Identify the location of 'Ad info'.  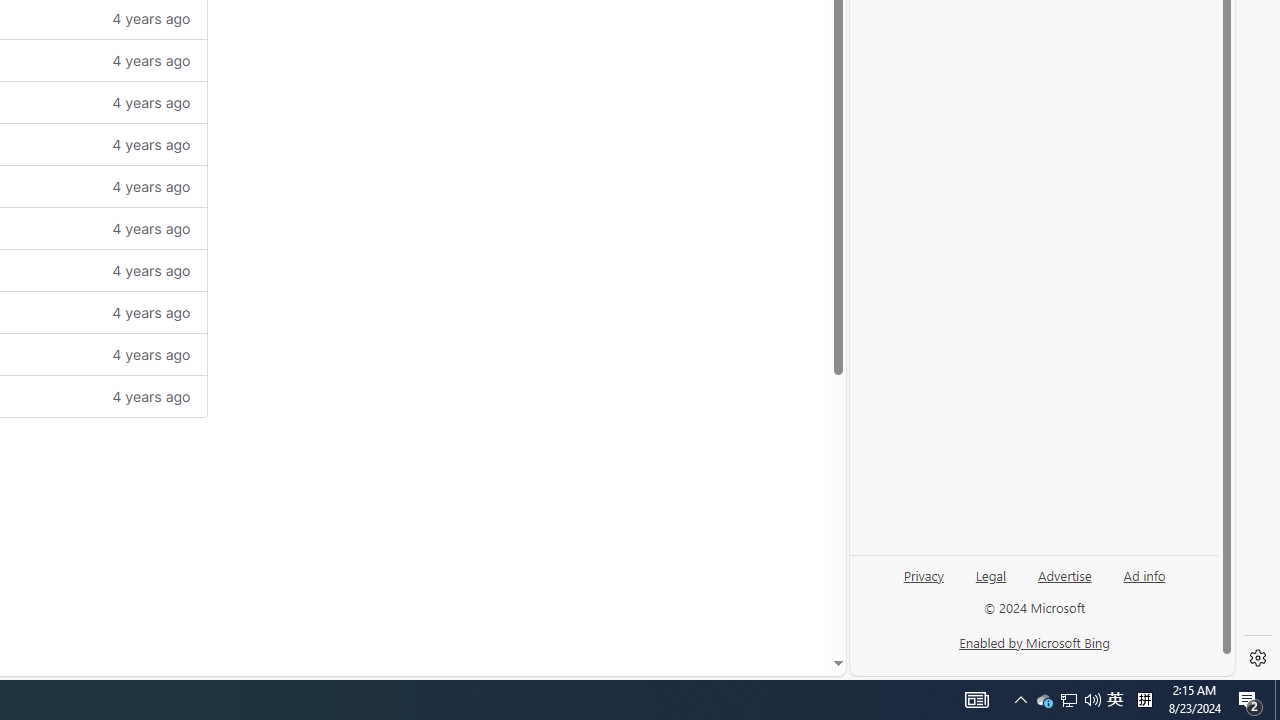
(1144, 574).